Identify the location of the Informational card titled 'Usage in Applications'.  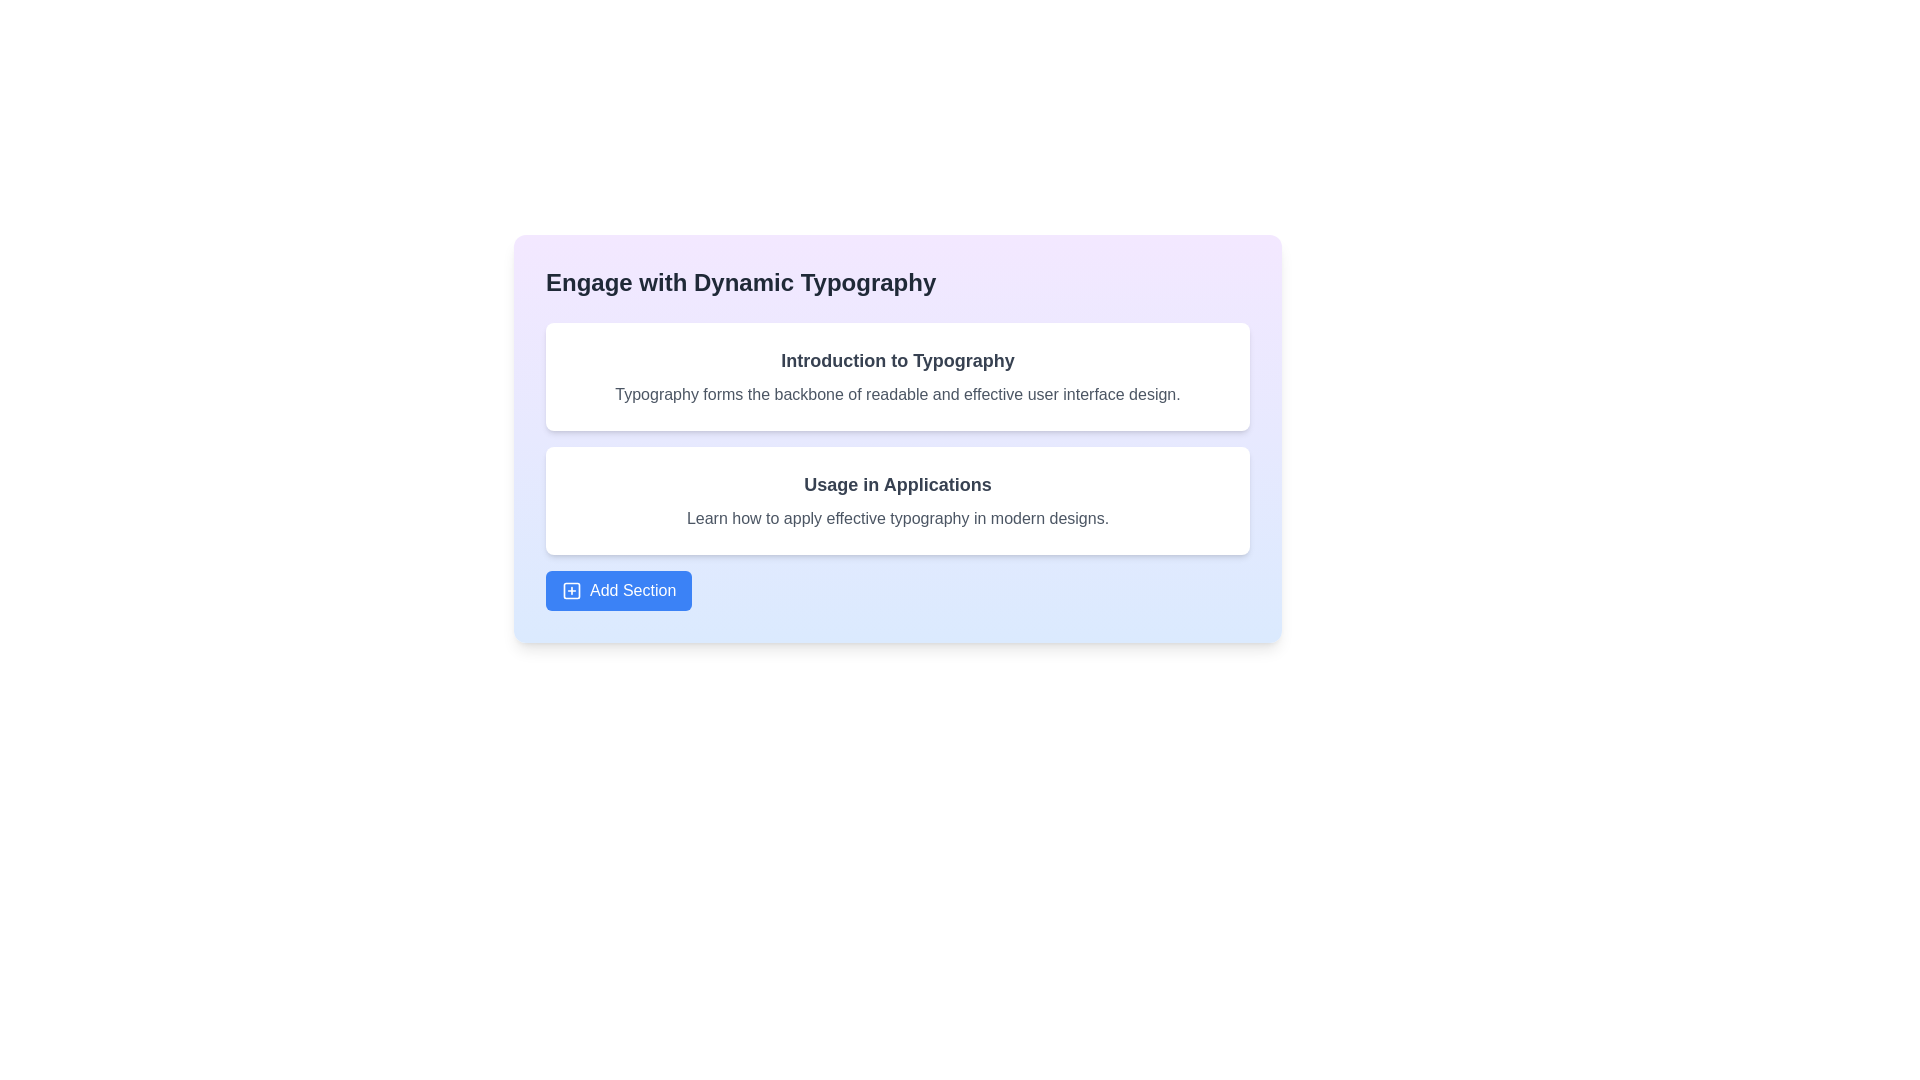
(896, 500).